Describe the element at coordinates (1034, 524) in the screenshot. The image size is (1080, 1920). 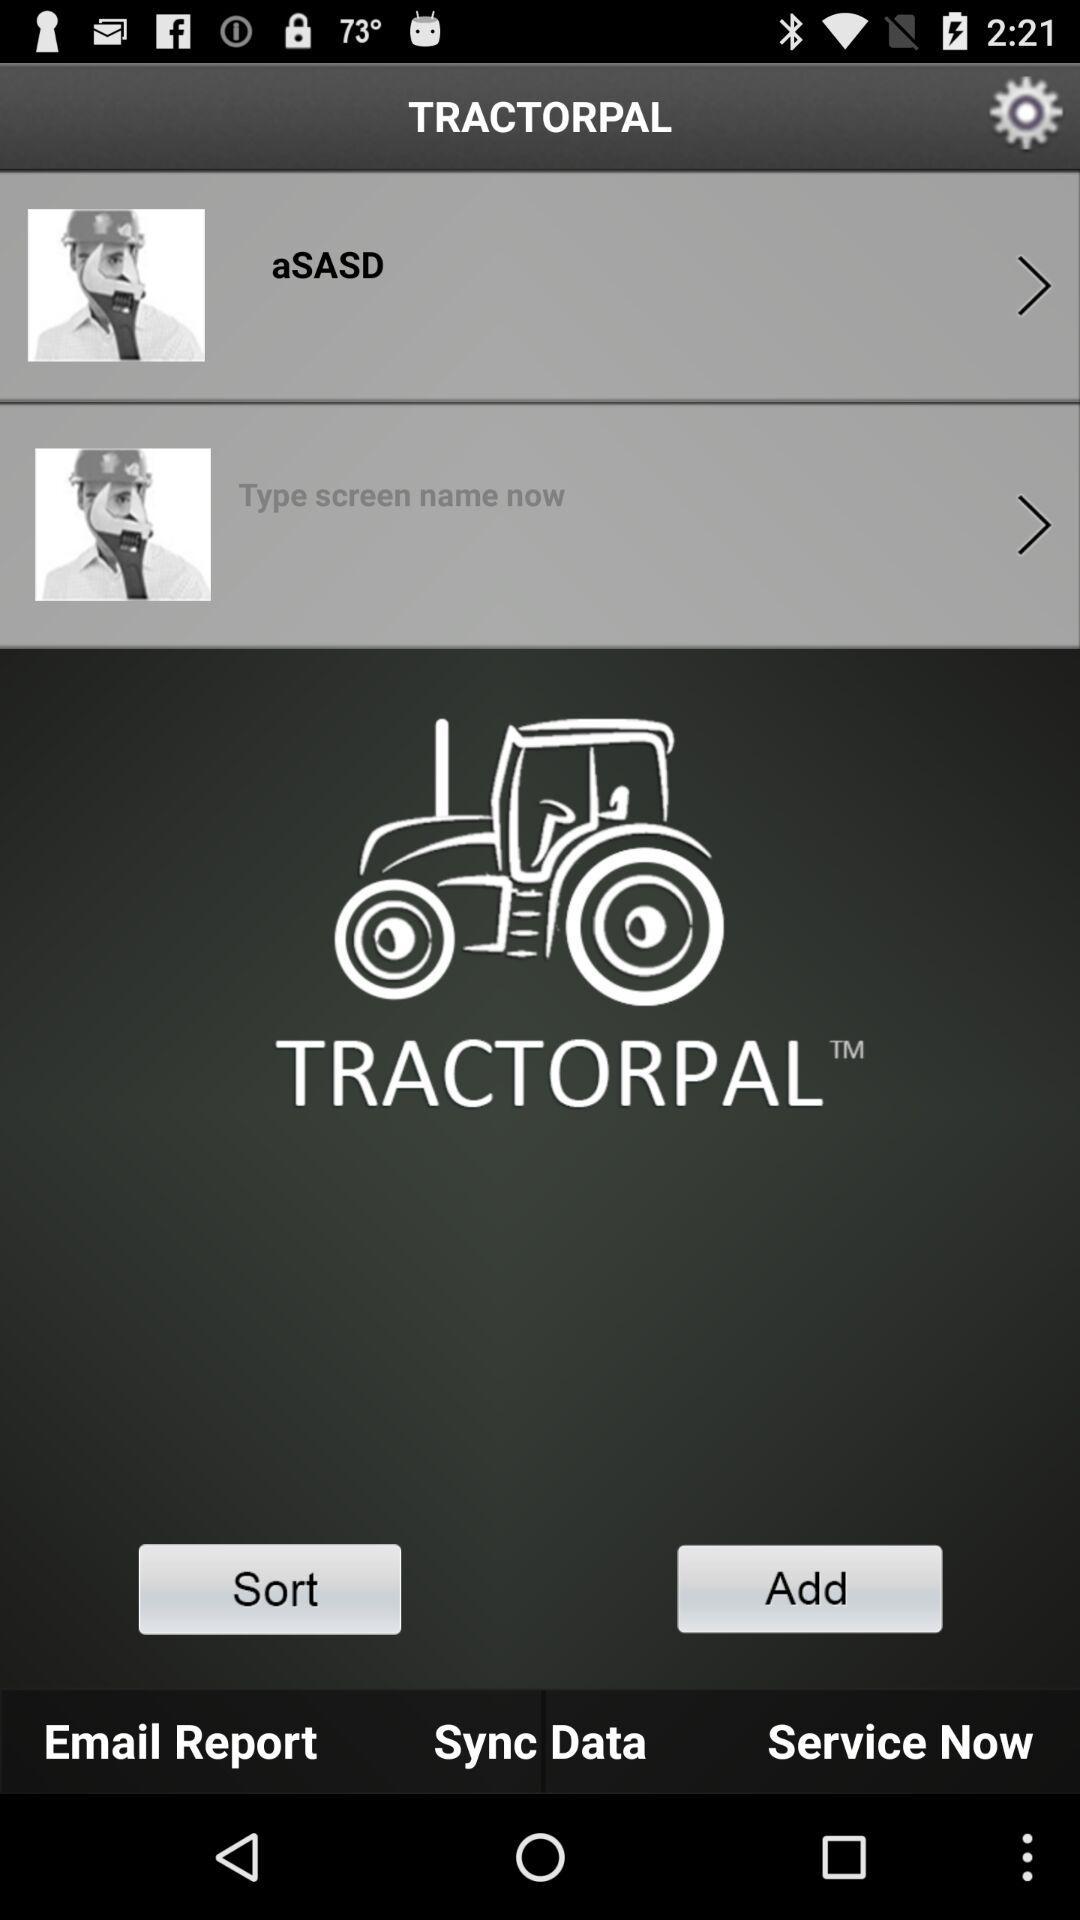
I see `options page` at that location.